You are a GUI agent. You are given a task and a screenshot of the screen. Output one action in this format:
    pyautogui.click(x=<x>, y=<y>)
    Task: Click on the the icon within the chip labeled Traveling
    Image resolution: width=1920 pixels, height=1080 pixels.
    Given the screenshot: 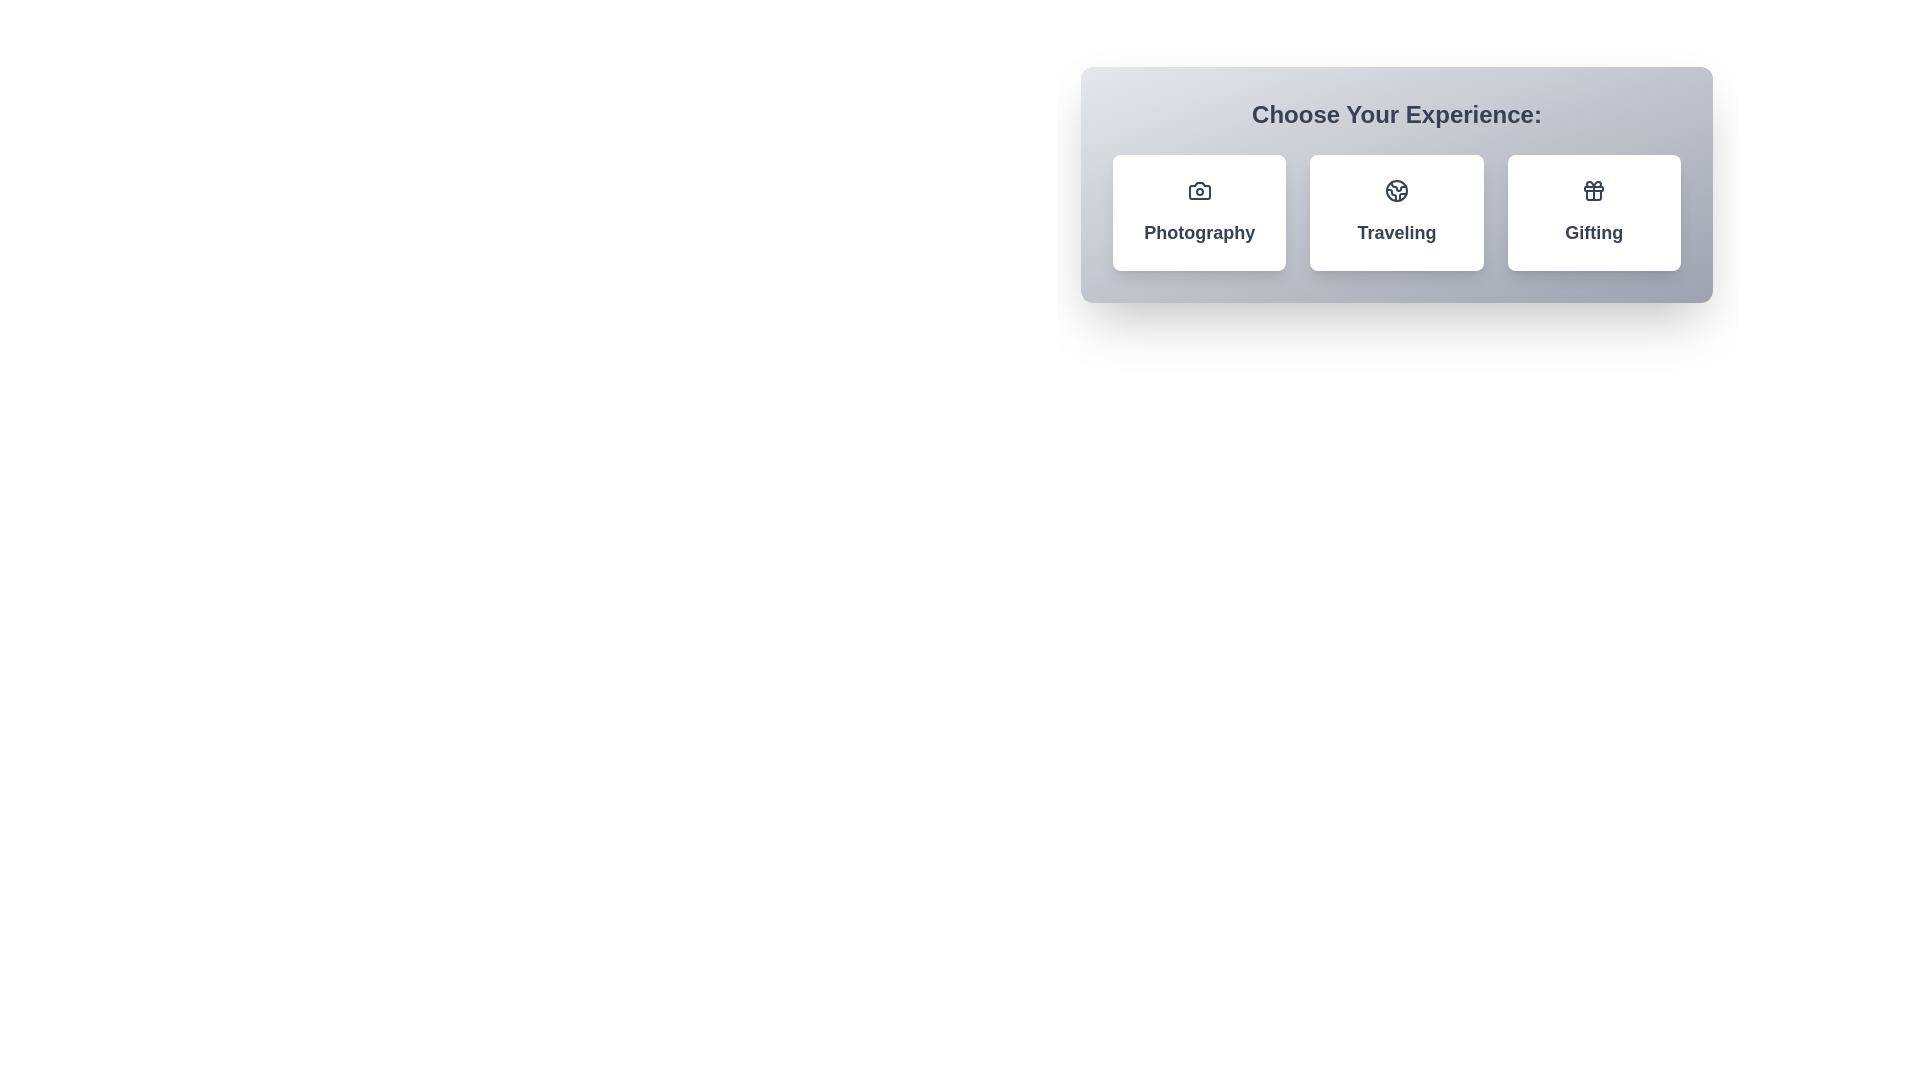 What is the action you would take?
    pyautogui.click(x=1395, y=191)
    